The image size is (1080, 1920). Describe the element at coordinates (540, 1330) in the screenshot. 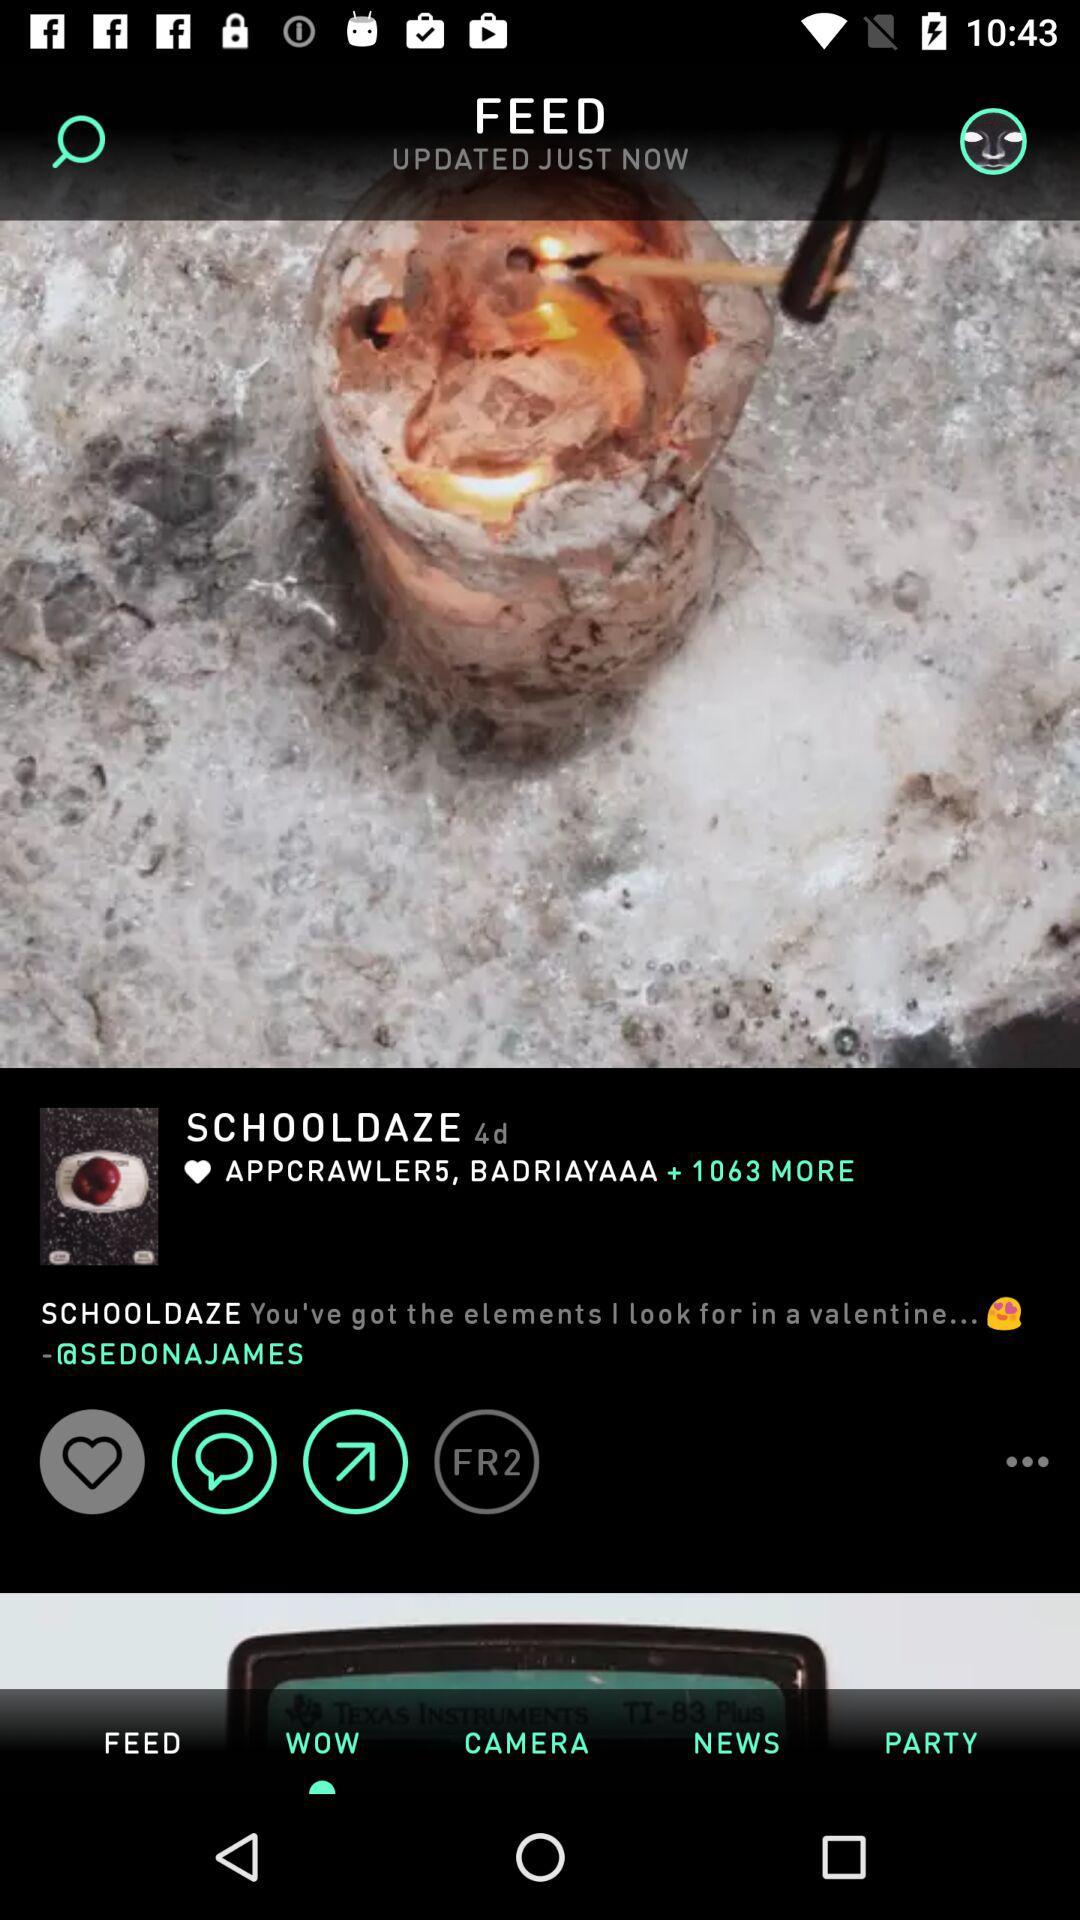

I see `schooldazes comment sedonajames` at that location.